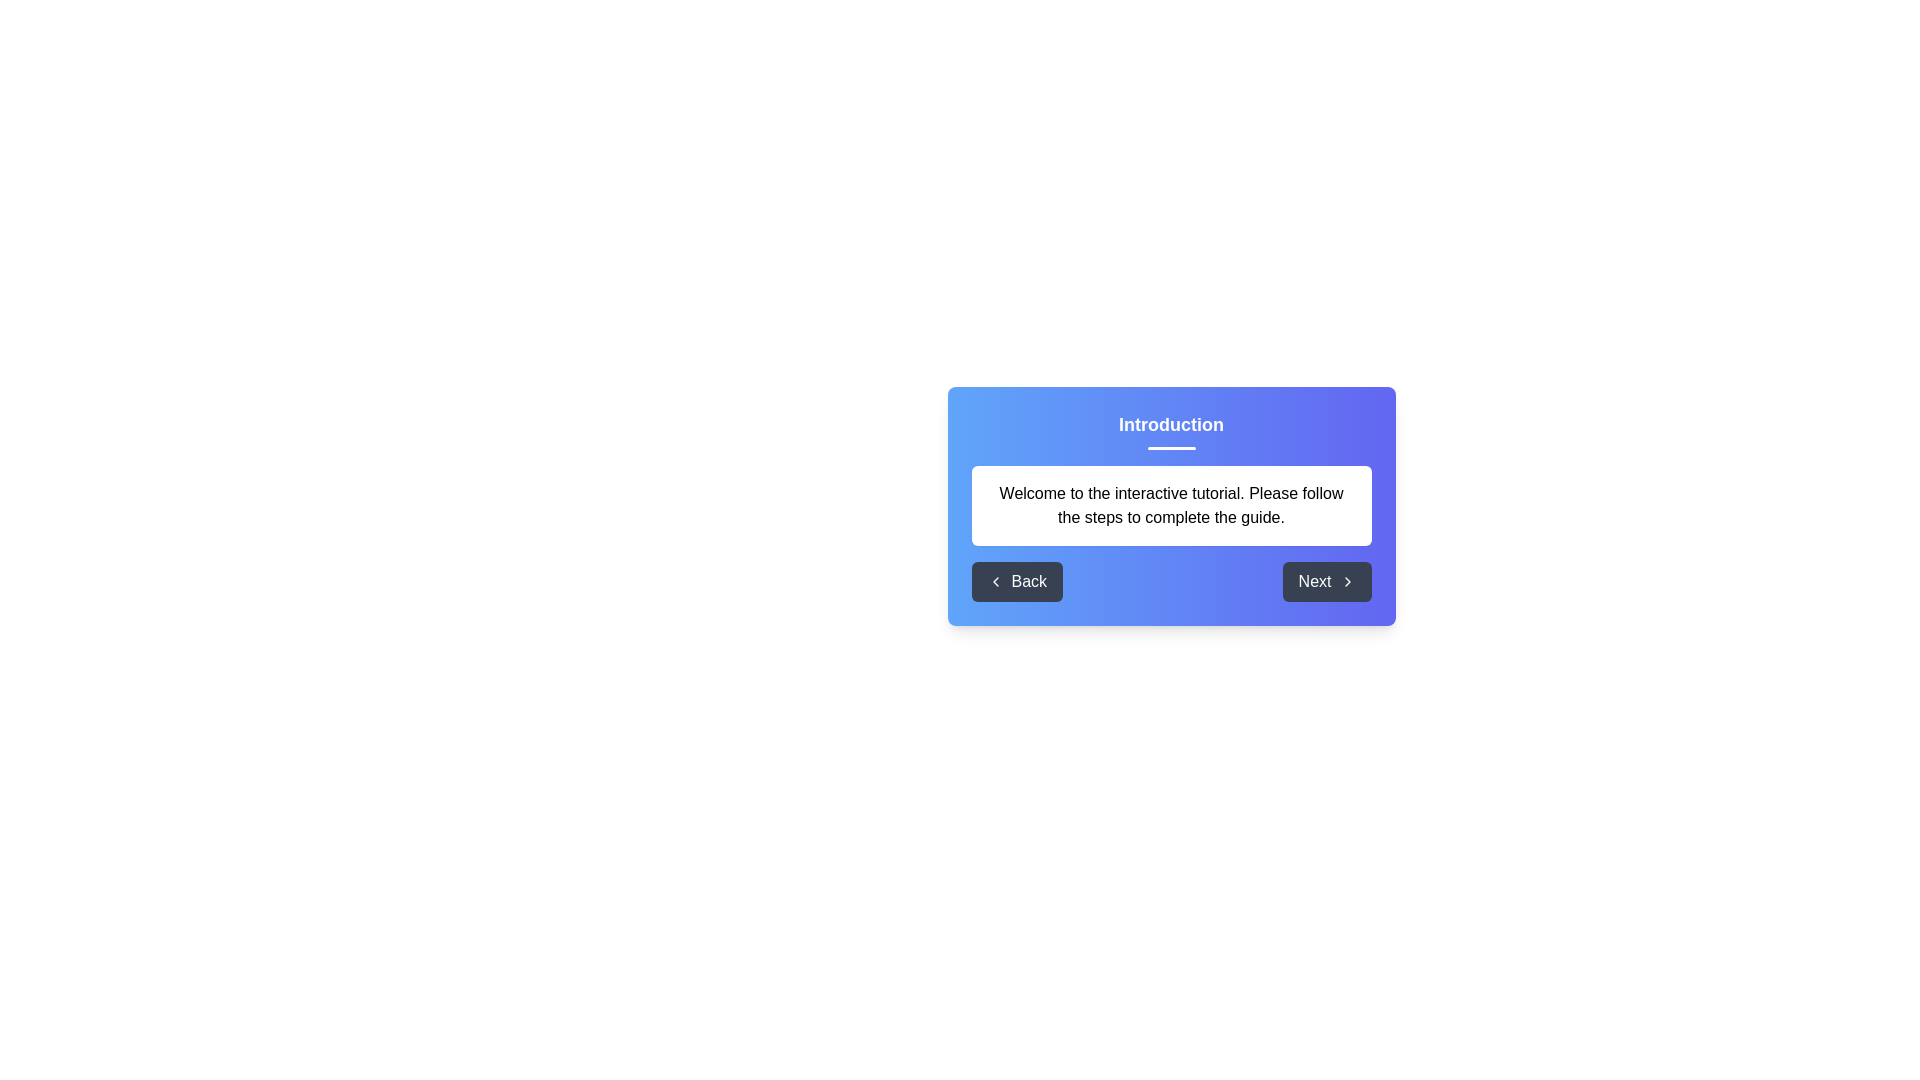 The image size is (1920, 1080). Describe the element at coordinates (995, 582) in the screenshot. I see `the back icon located on the bottom left side of the modal interface` at that location.